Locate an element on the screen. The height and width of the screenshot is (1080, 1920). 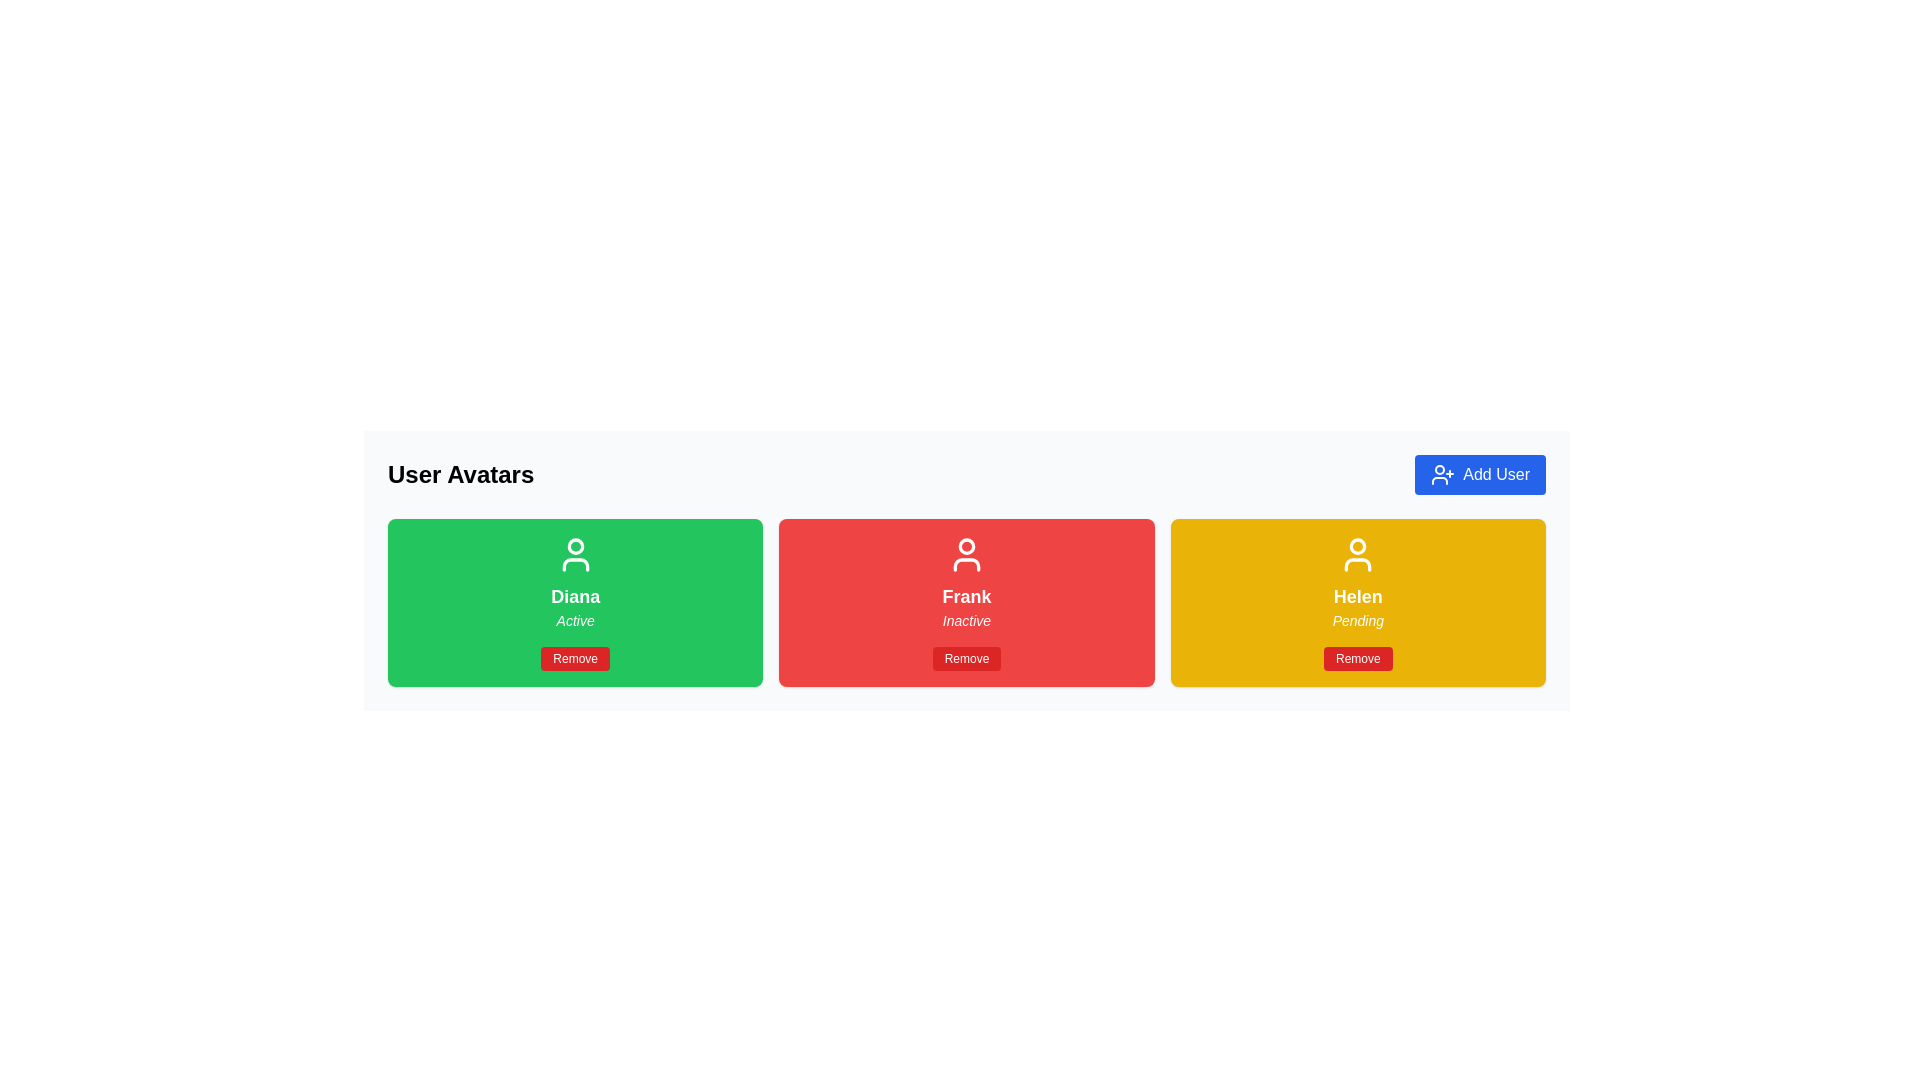
the 'Remove' button, which is a rectangular button with white text on a red background, located at the bottom of a user profile card beneath the 'Active' status label is located at coordinates (574, 659).